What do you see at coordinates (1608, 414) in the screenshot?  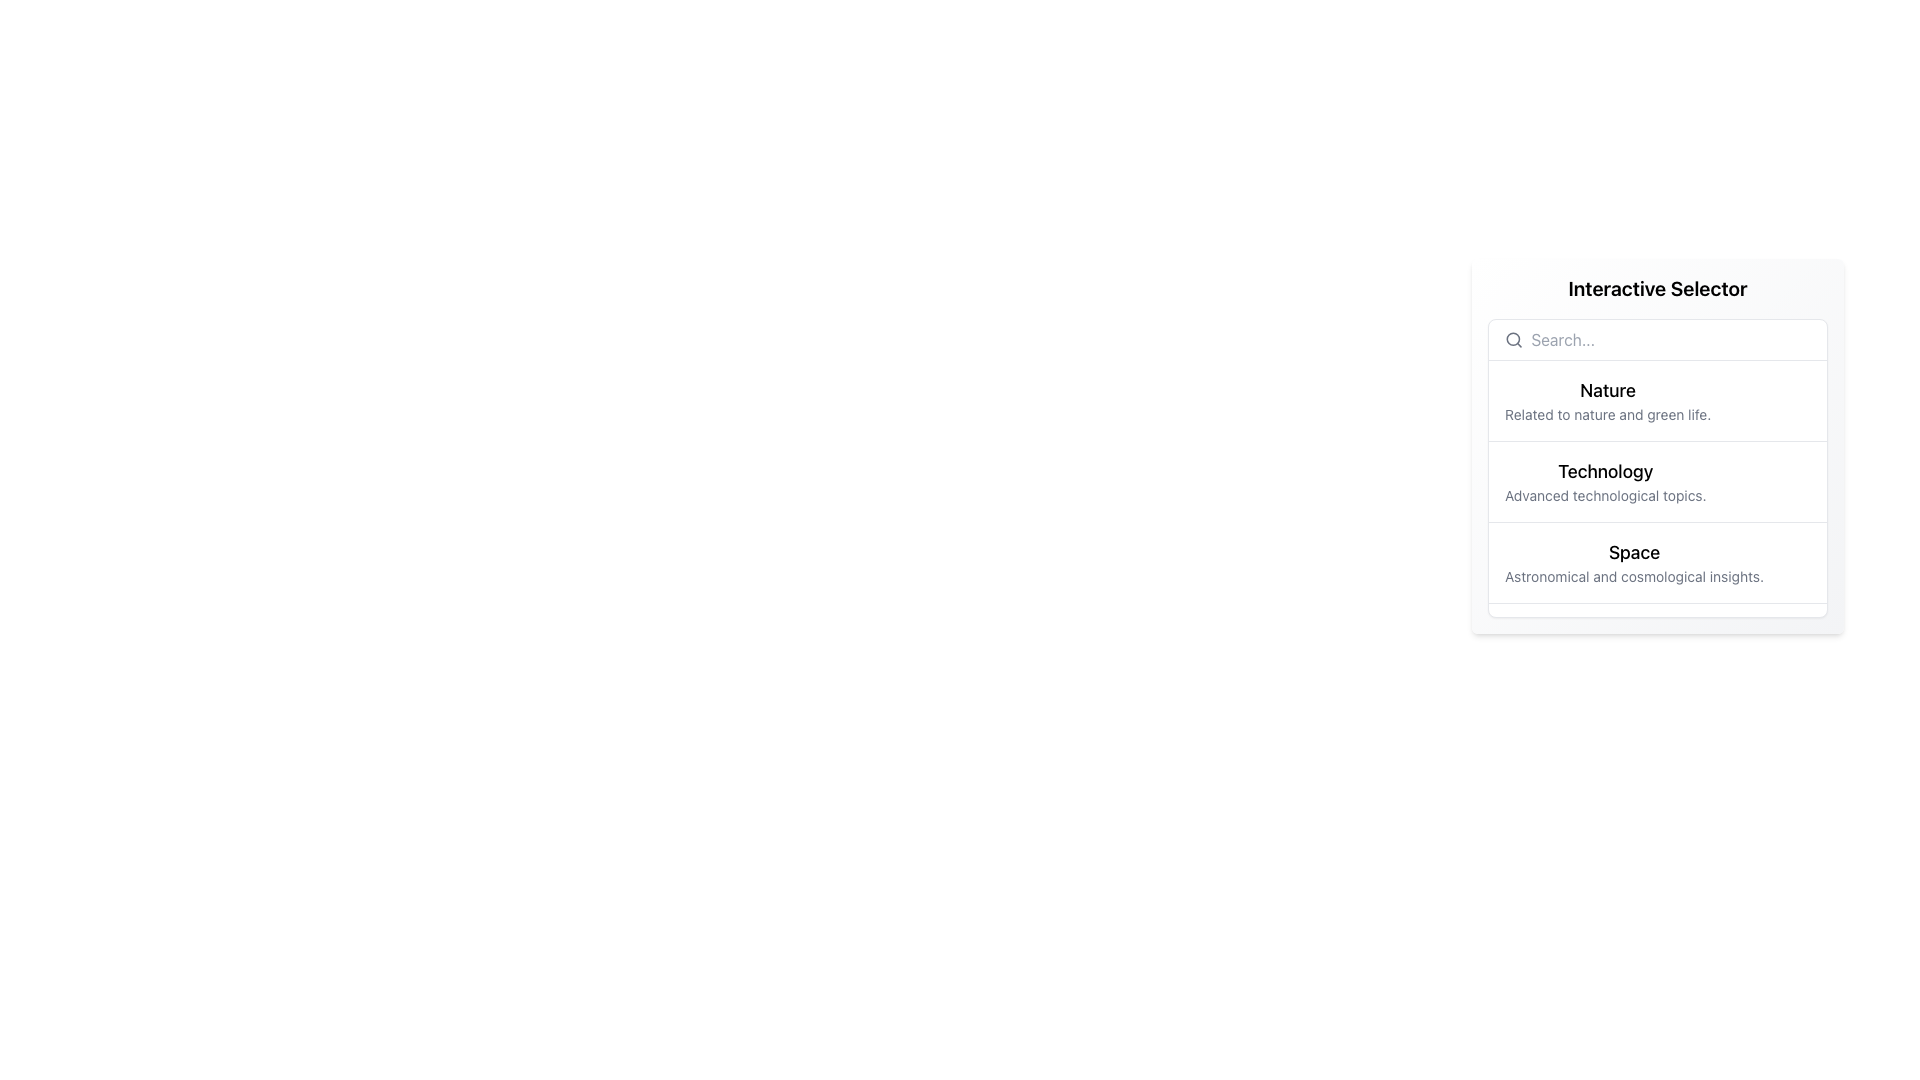 I see `the static label providing additional context for the 'Nature' category, located directly below the 'Nature' text in the upper part of the panel` at bounding box center [1608, 414].